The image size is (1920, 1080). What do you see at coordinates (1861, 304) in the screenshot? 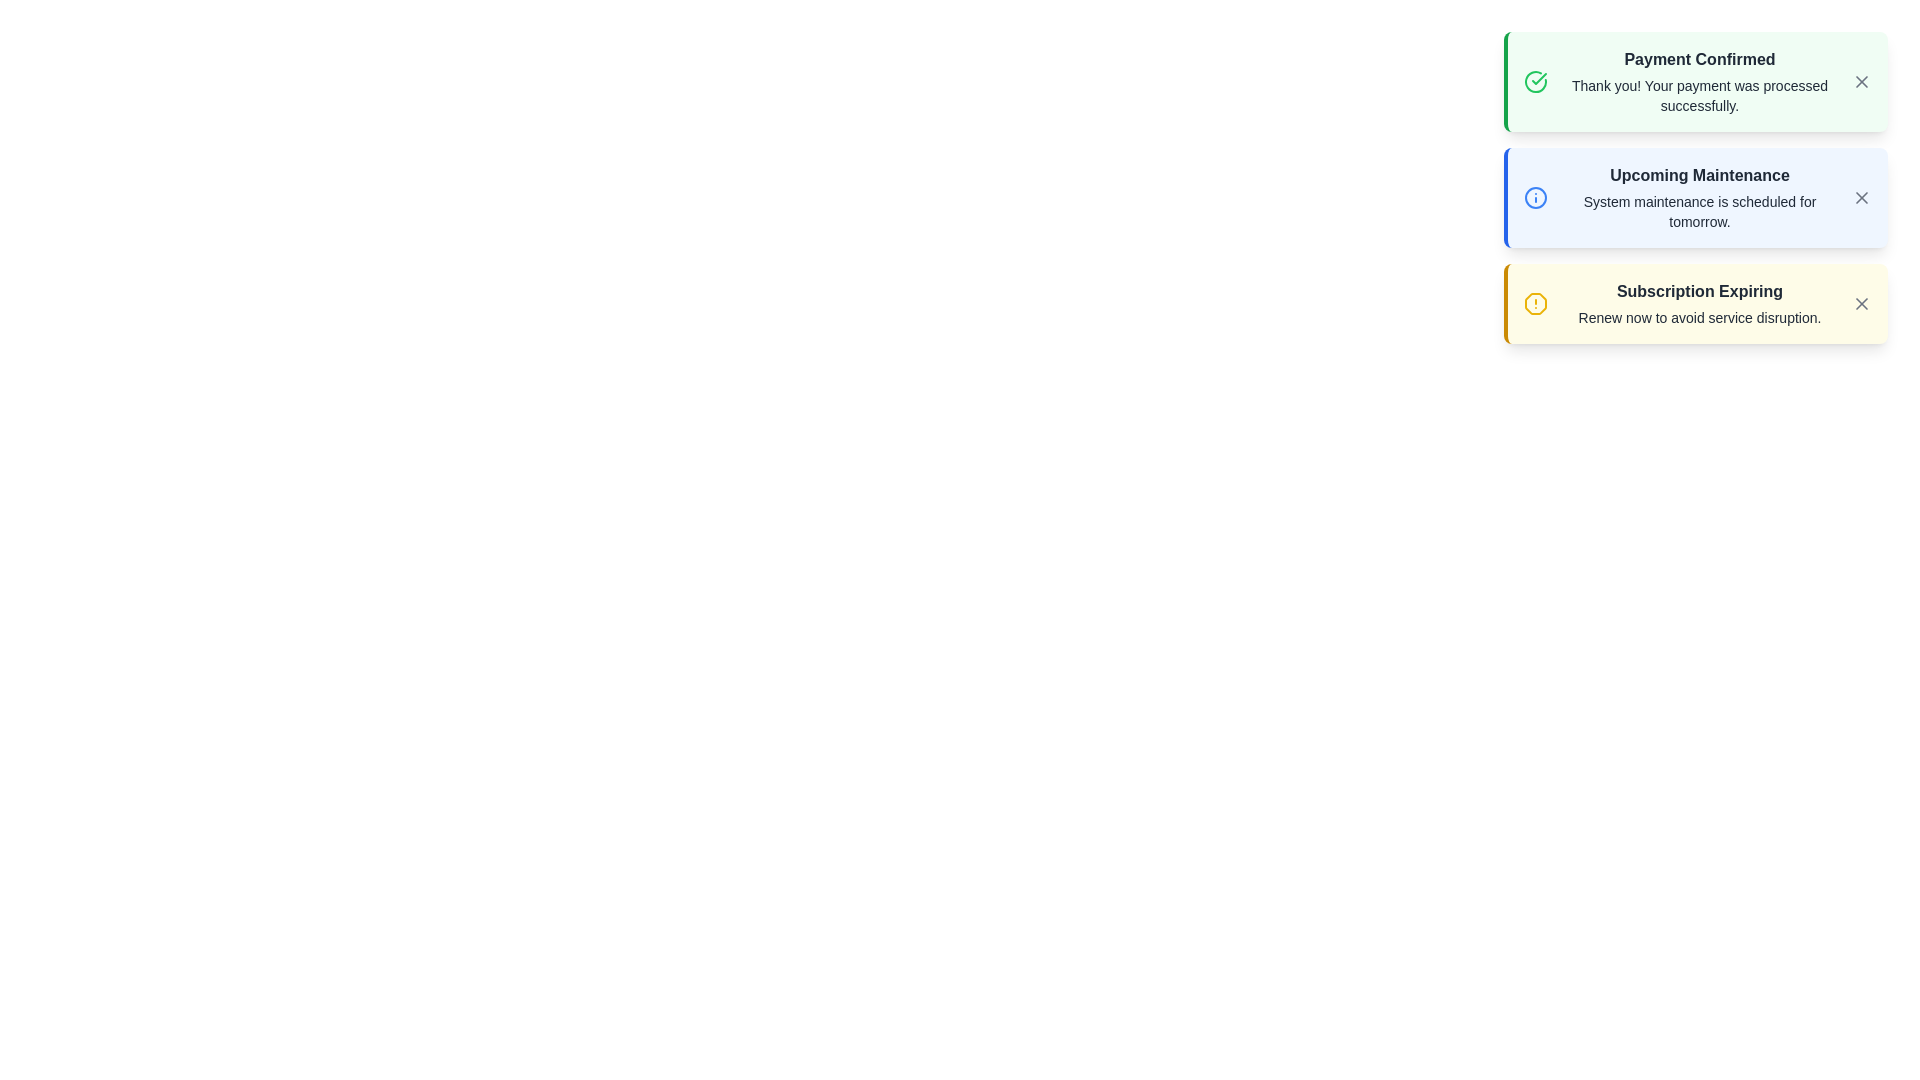
I see `close button of the notification with the title 'Subscription Expiring'` at bounding box center [1861, 304].